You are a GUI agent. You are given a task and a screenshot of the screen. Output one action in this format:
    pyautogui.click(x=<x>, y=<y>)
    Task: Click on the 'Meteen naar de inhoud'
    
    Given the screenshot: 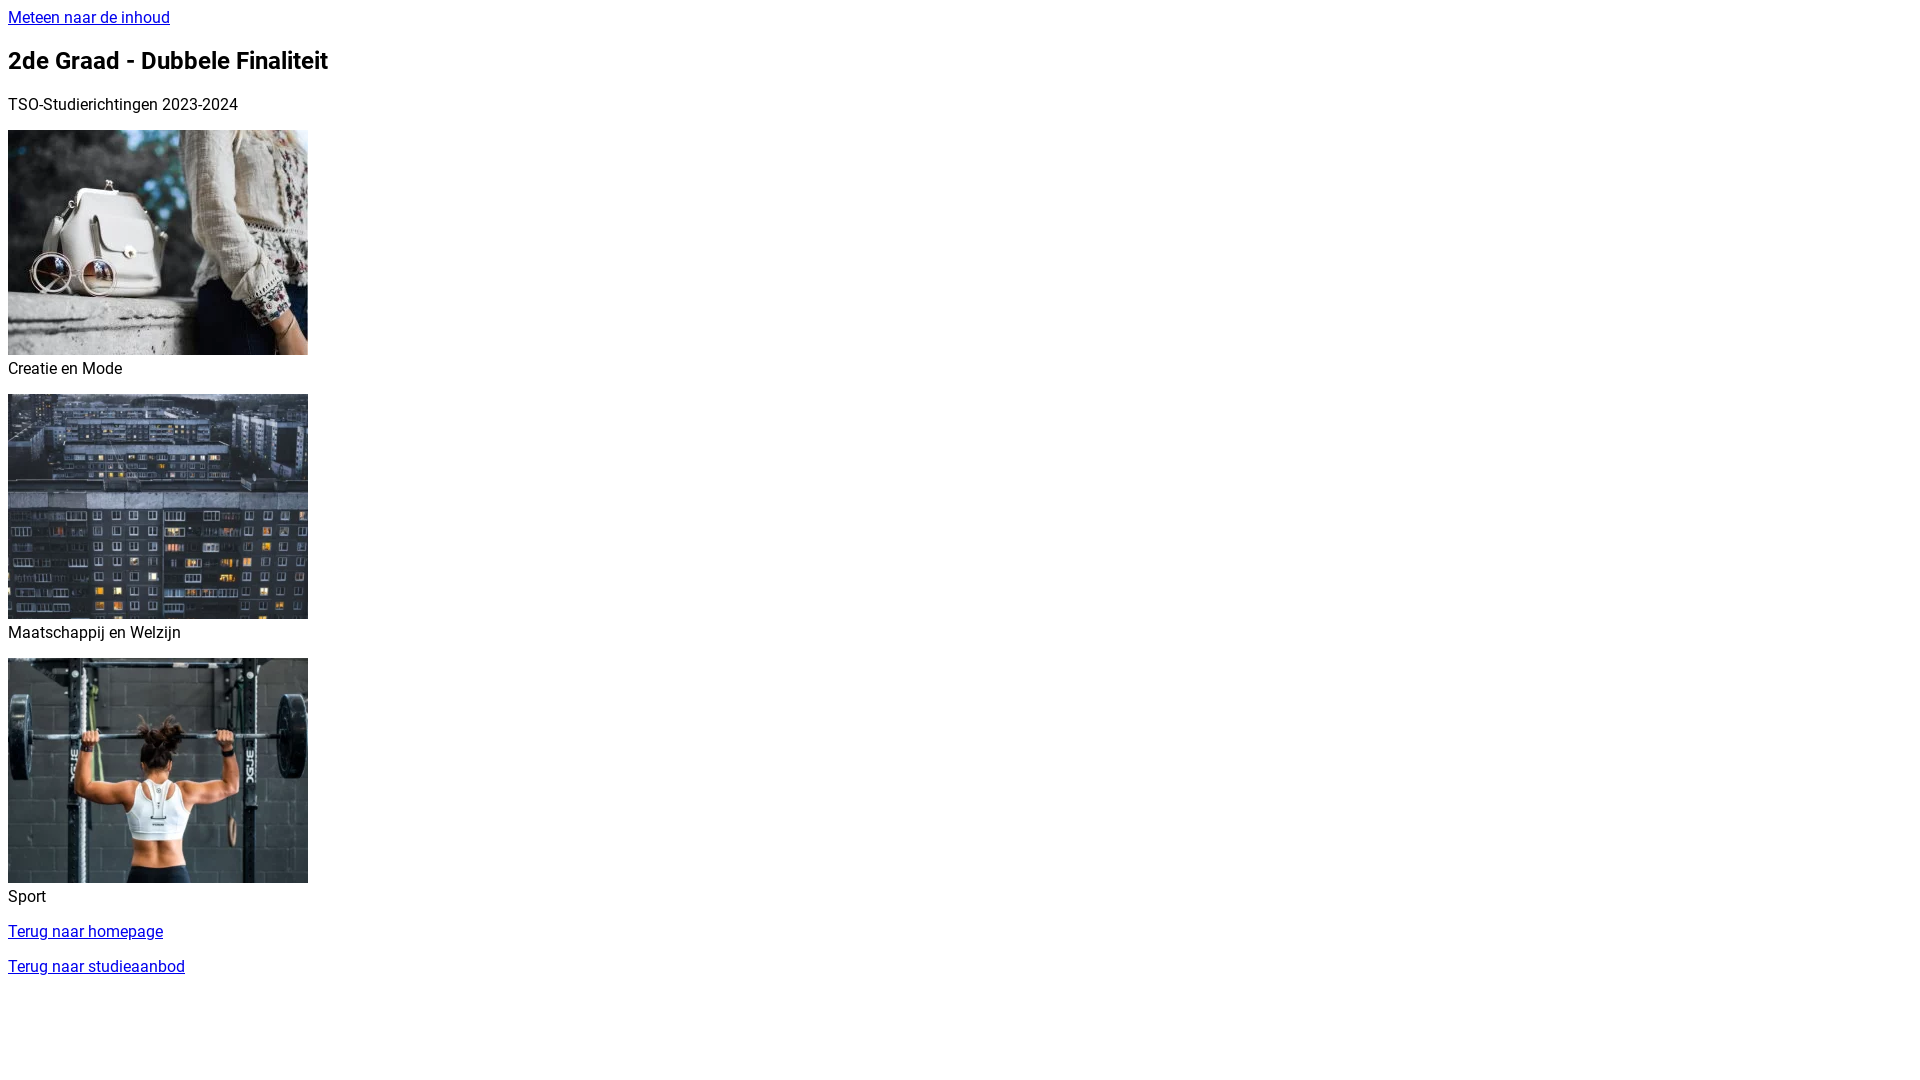 What is the action you would take?
    pyautogui.click(x=88, y=17)
    